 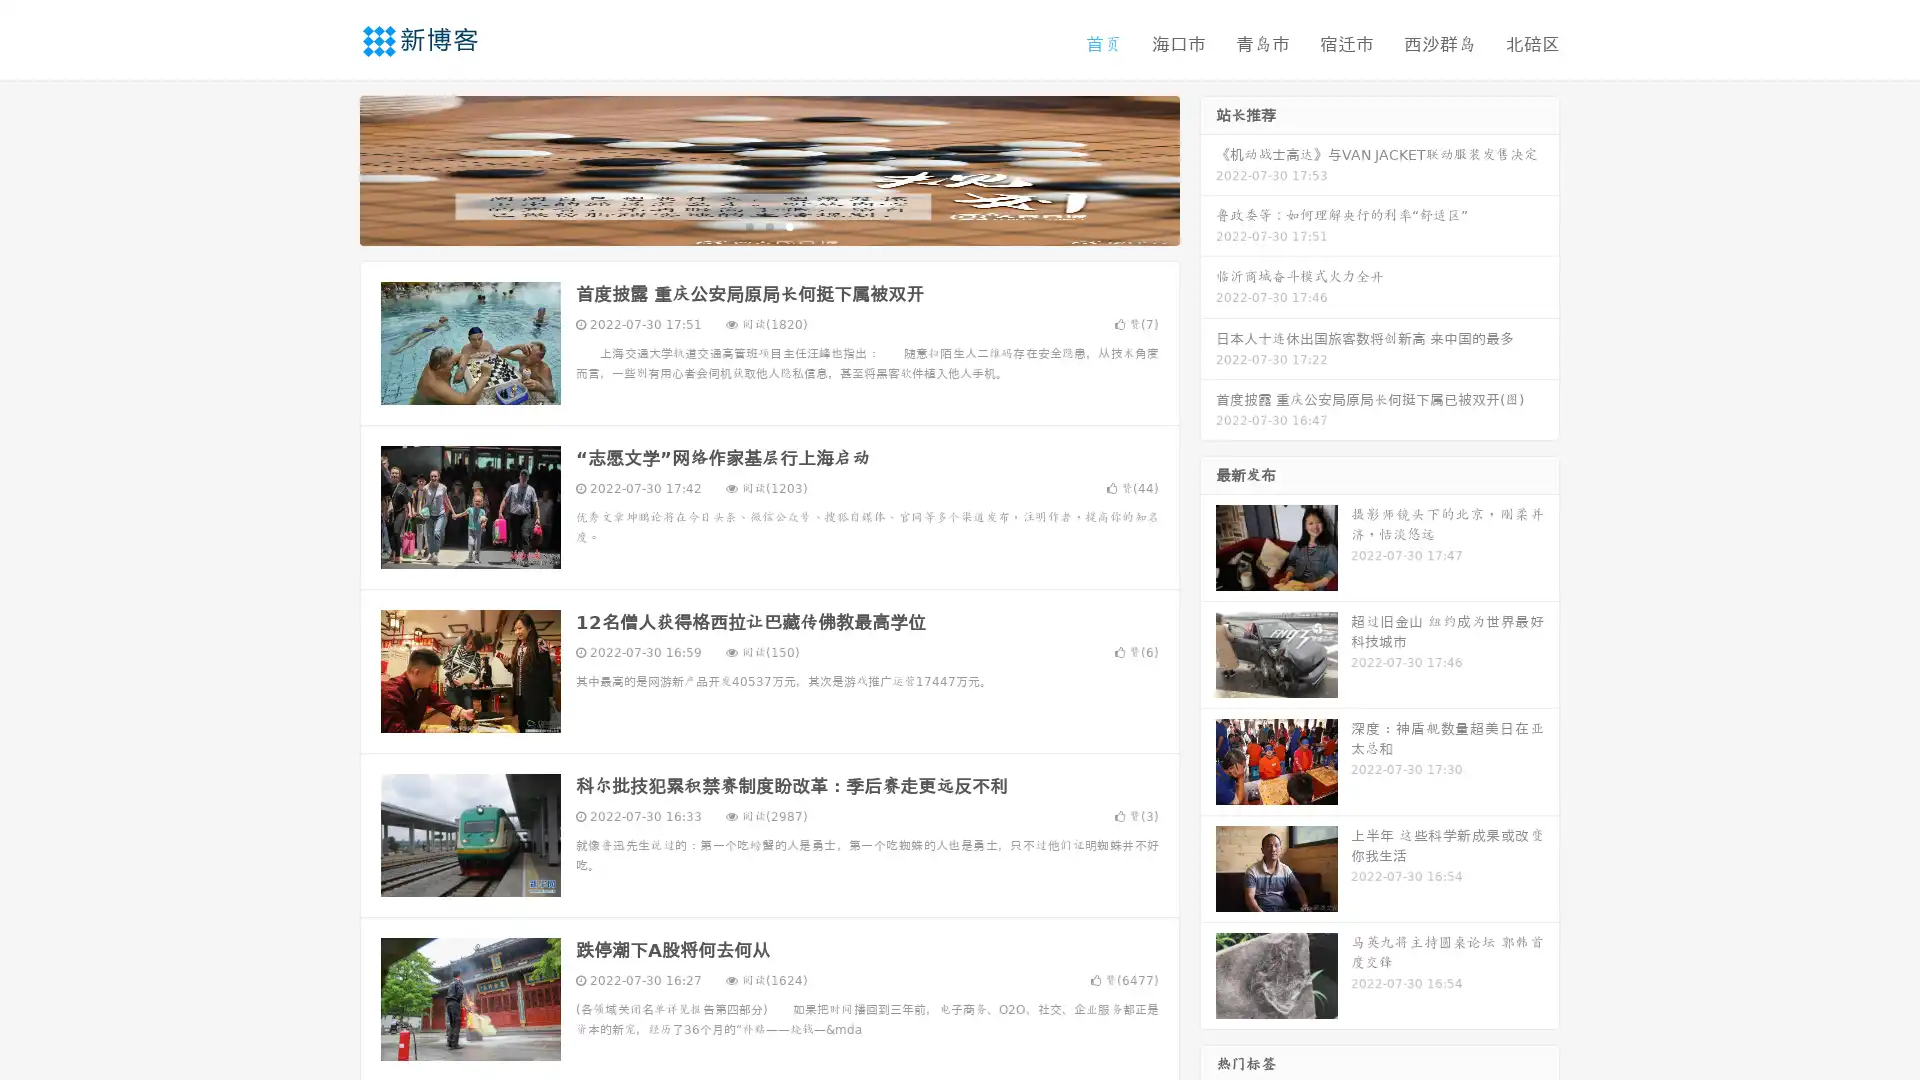 What do you see at coordinates (748, 225) in the screenshot?
I see `Go to slide 1` at bounding box center [748, 225].